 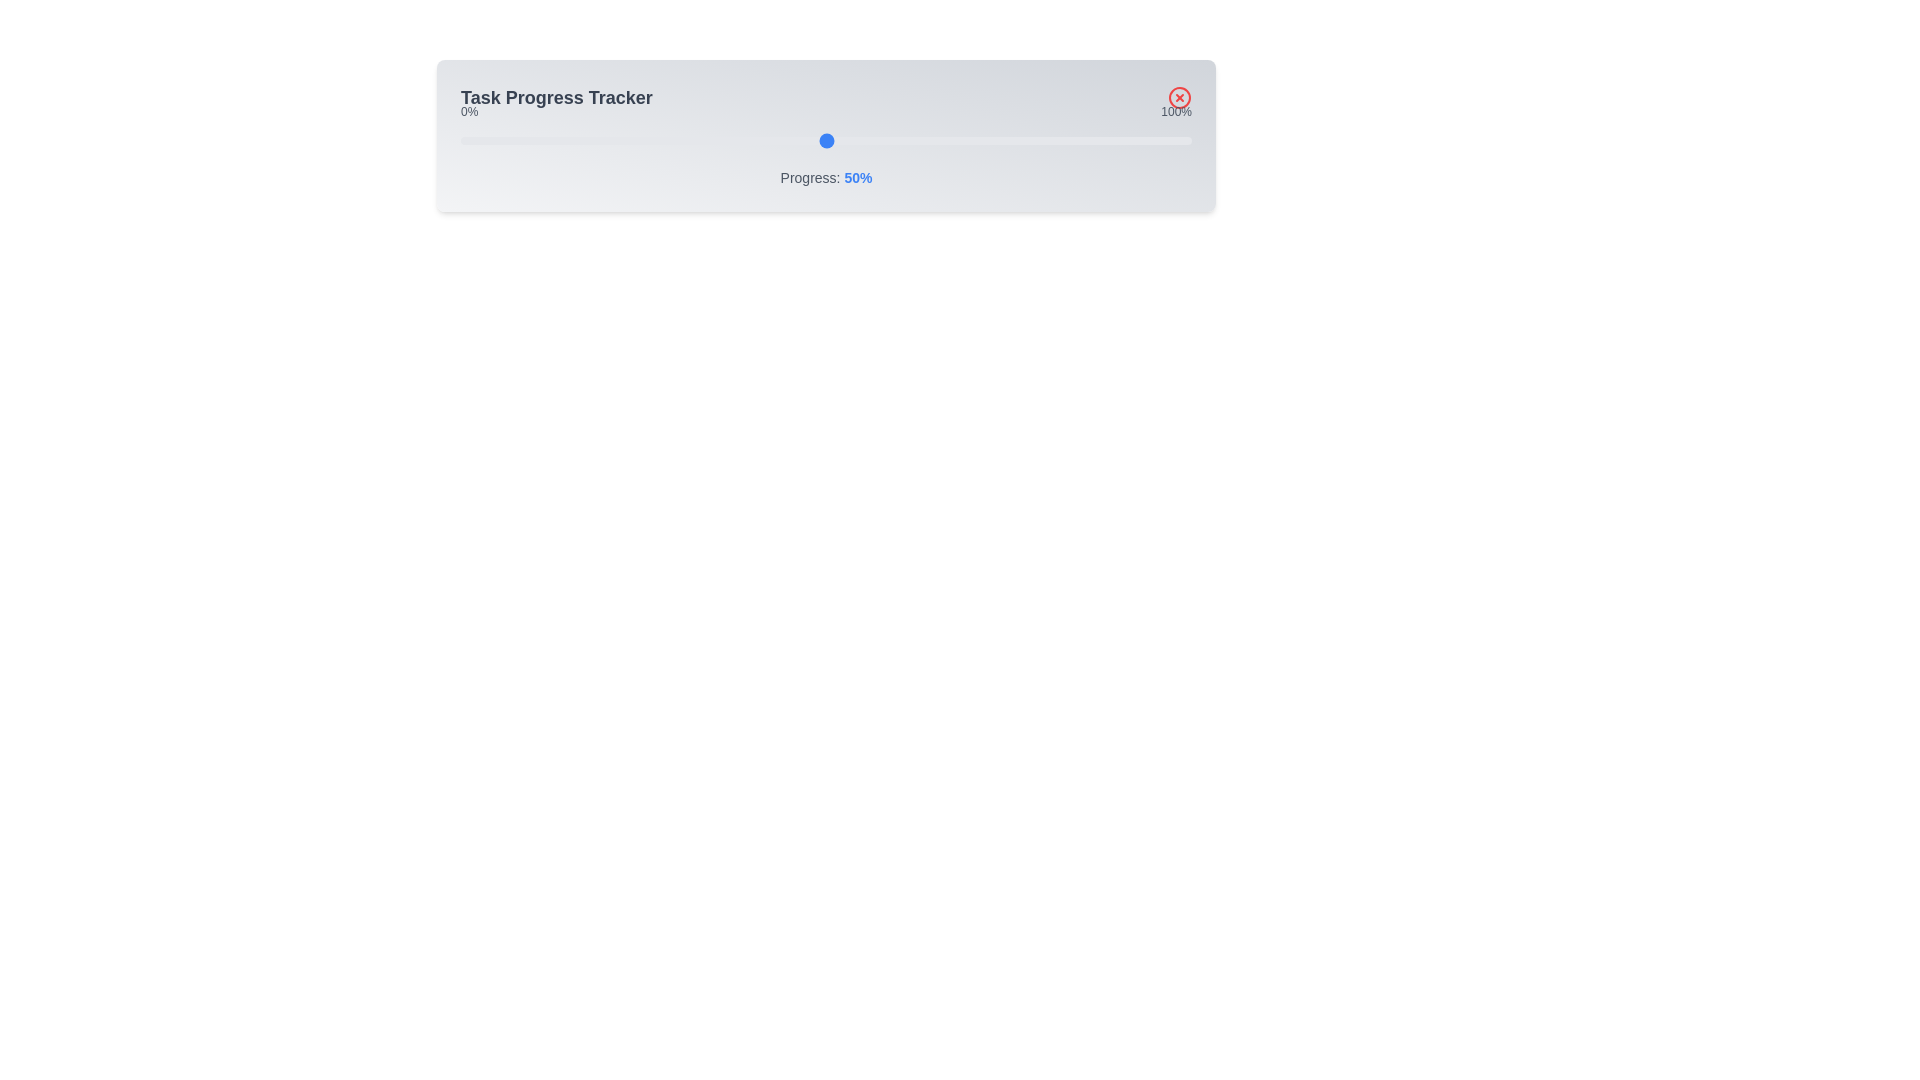 I want to click on the blue handle of the Progress Bar Component, so click(x=826, y=135).